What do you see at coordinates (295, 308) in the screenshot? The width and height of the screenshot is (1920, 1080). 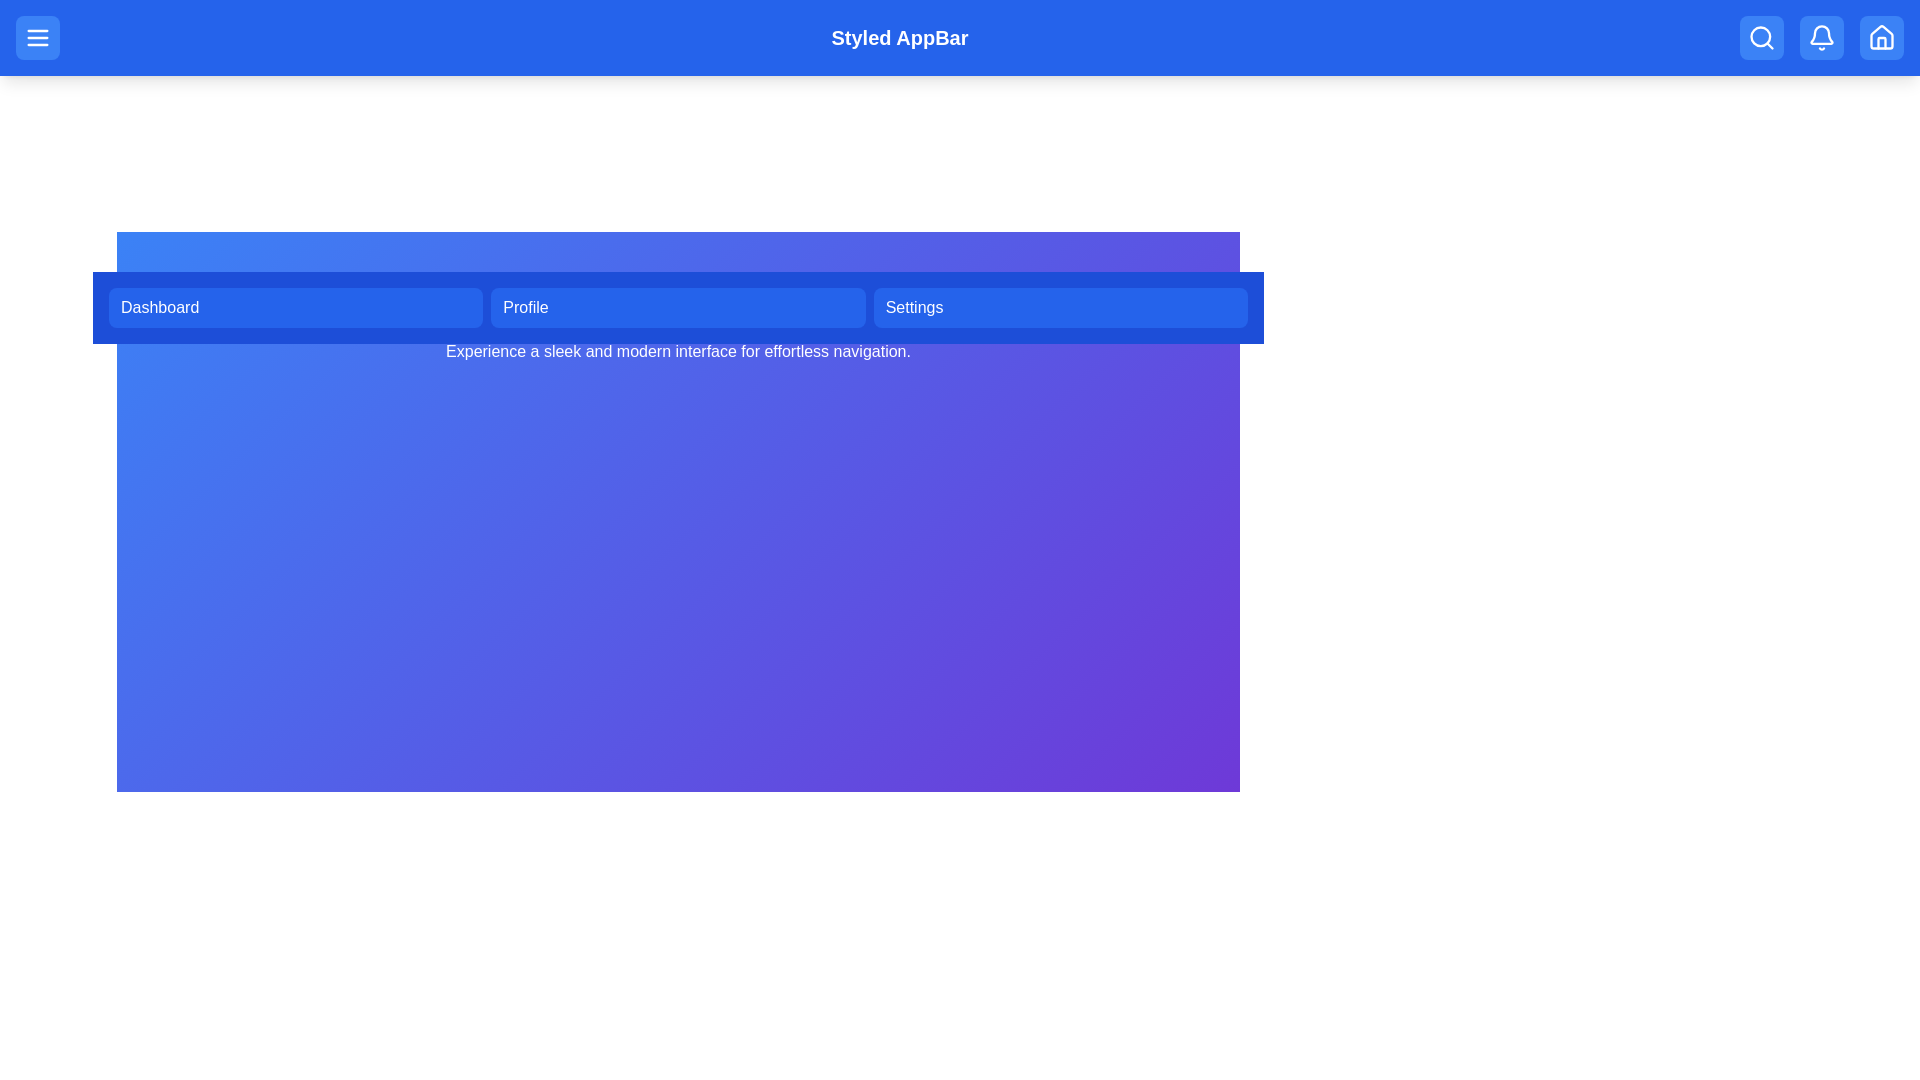 I see `the navigation menu button corresponding to Dashboard` at bounding box center [295, 308].